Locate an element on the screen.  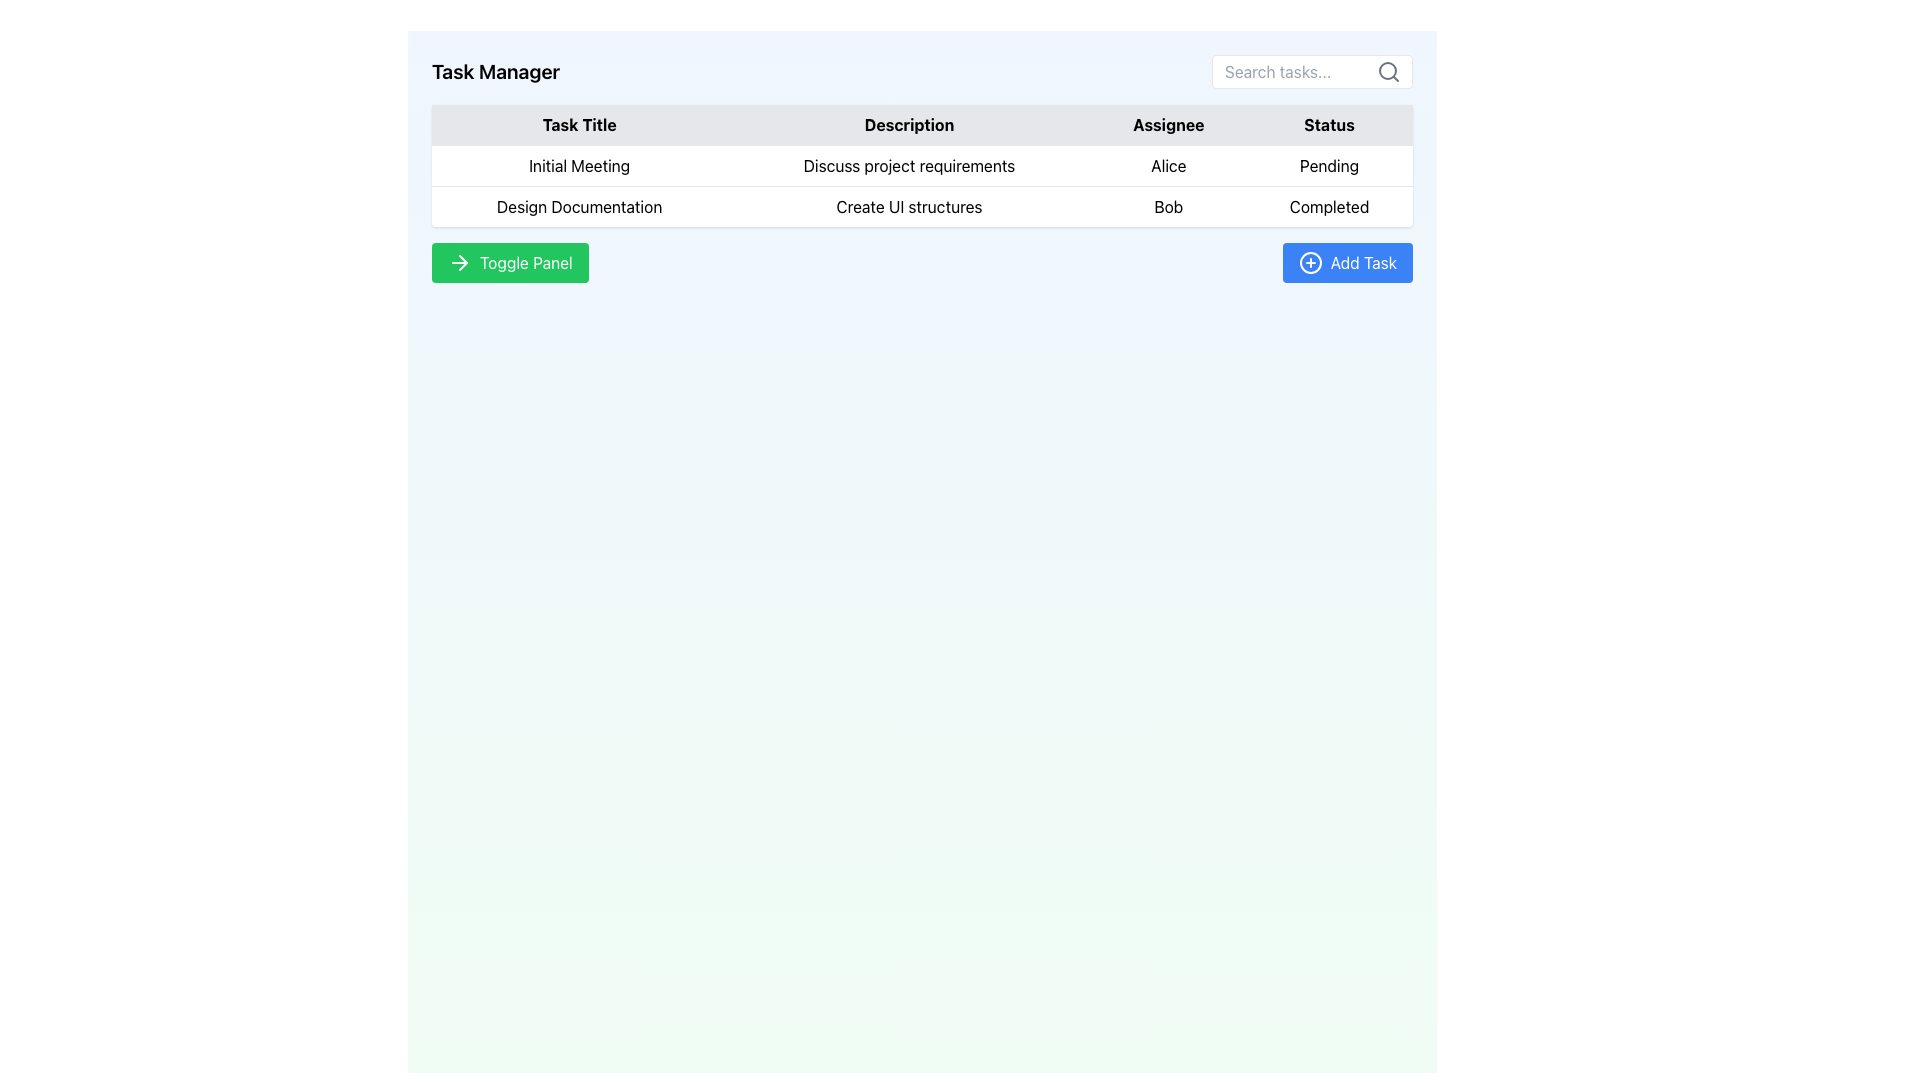
the 'Add Task' button located at the top-right area of the interface is located at coordinates (1347, 261).